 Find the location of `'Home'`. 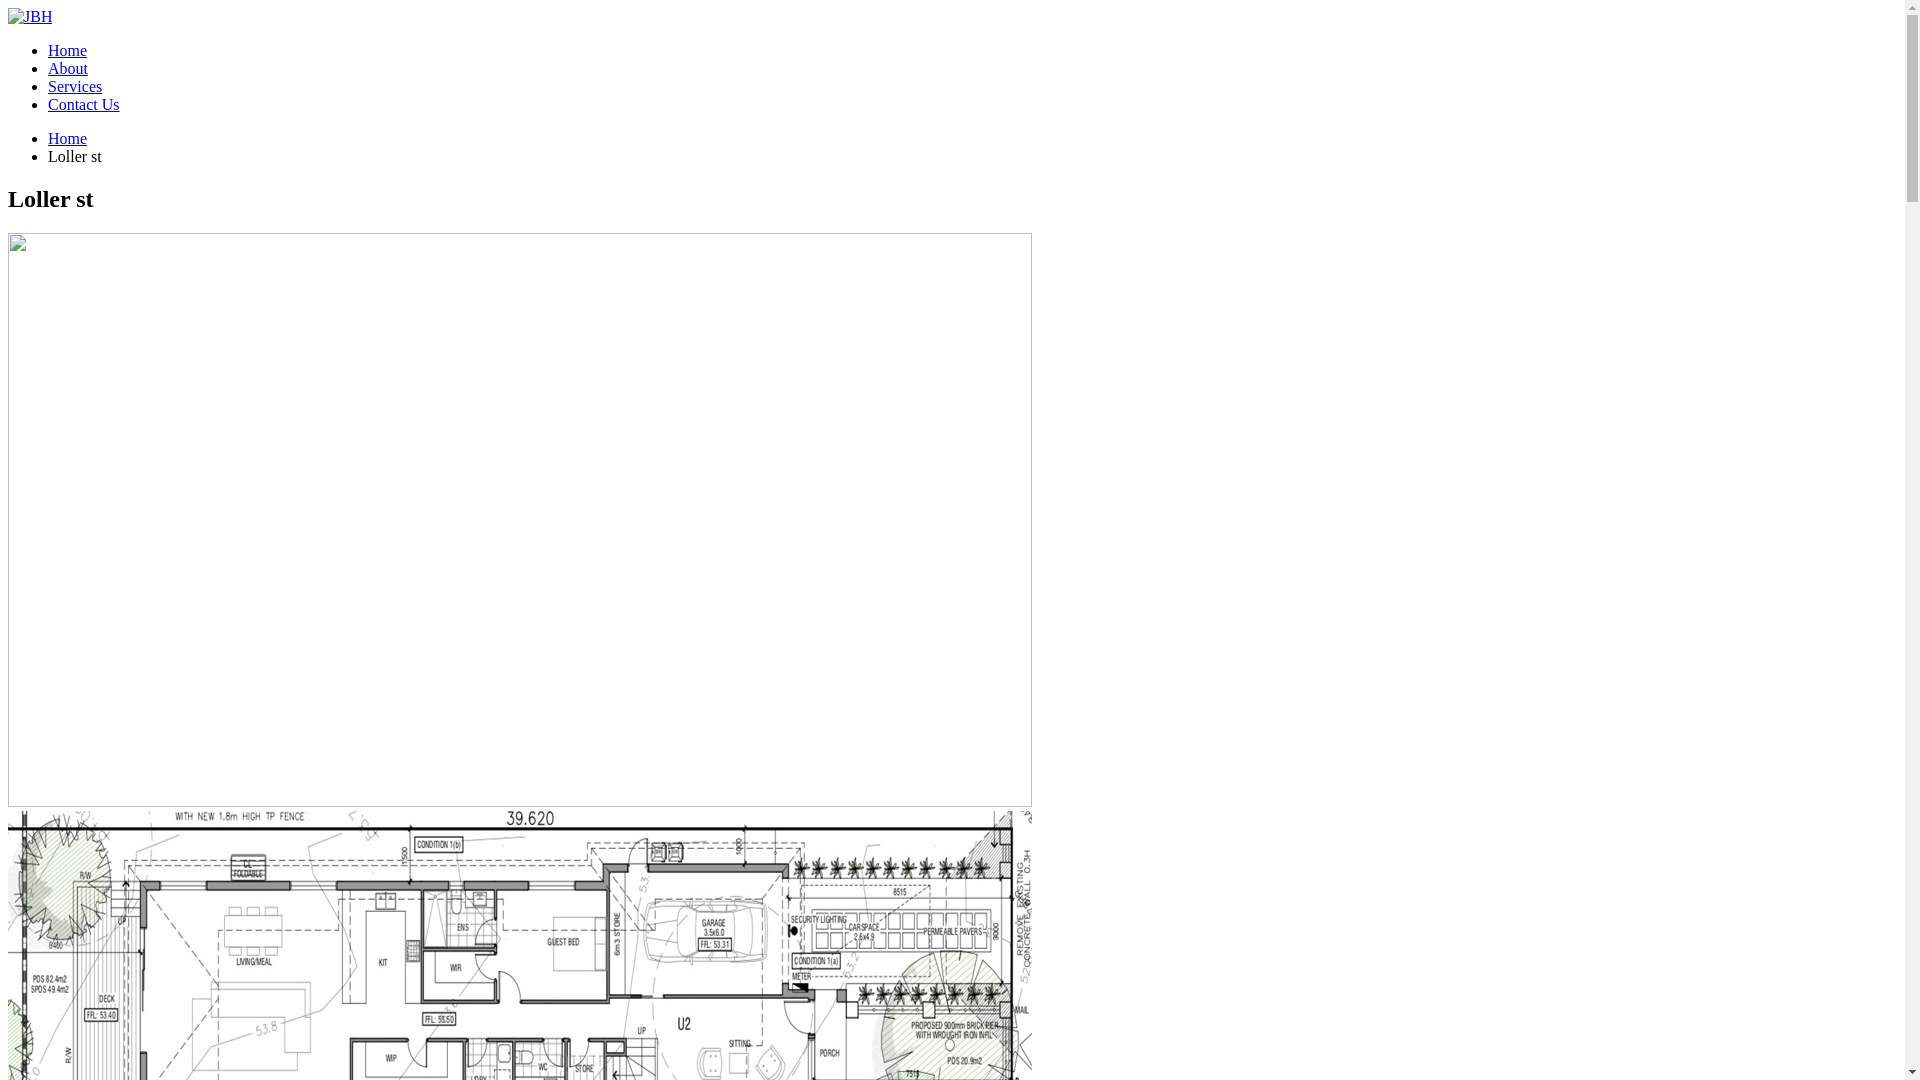

'Home' is located at coordinates (67, 137).